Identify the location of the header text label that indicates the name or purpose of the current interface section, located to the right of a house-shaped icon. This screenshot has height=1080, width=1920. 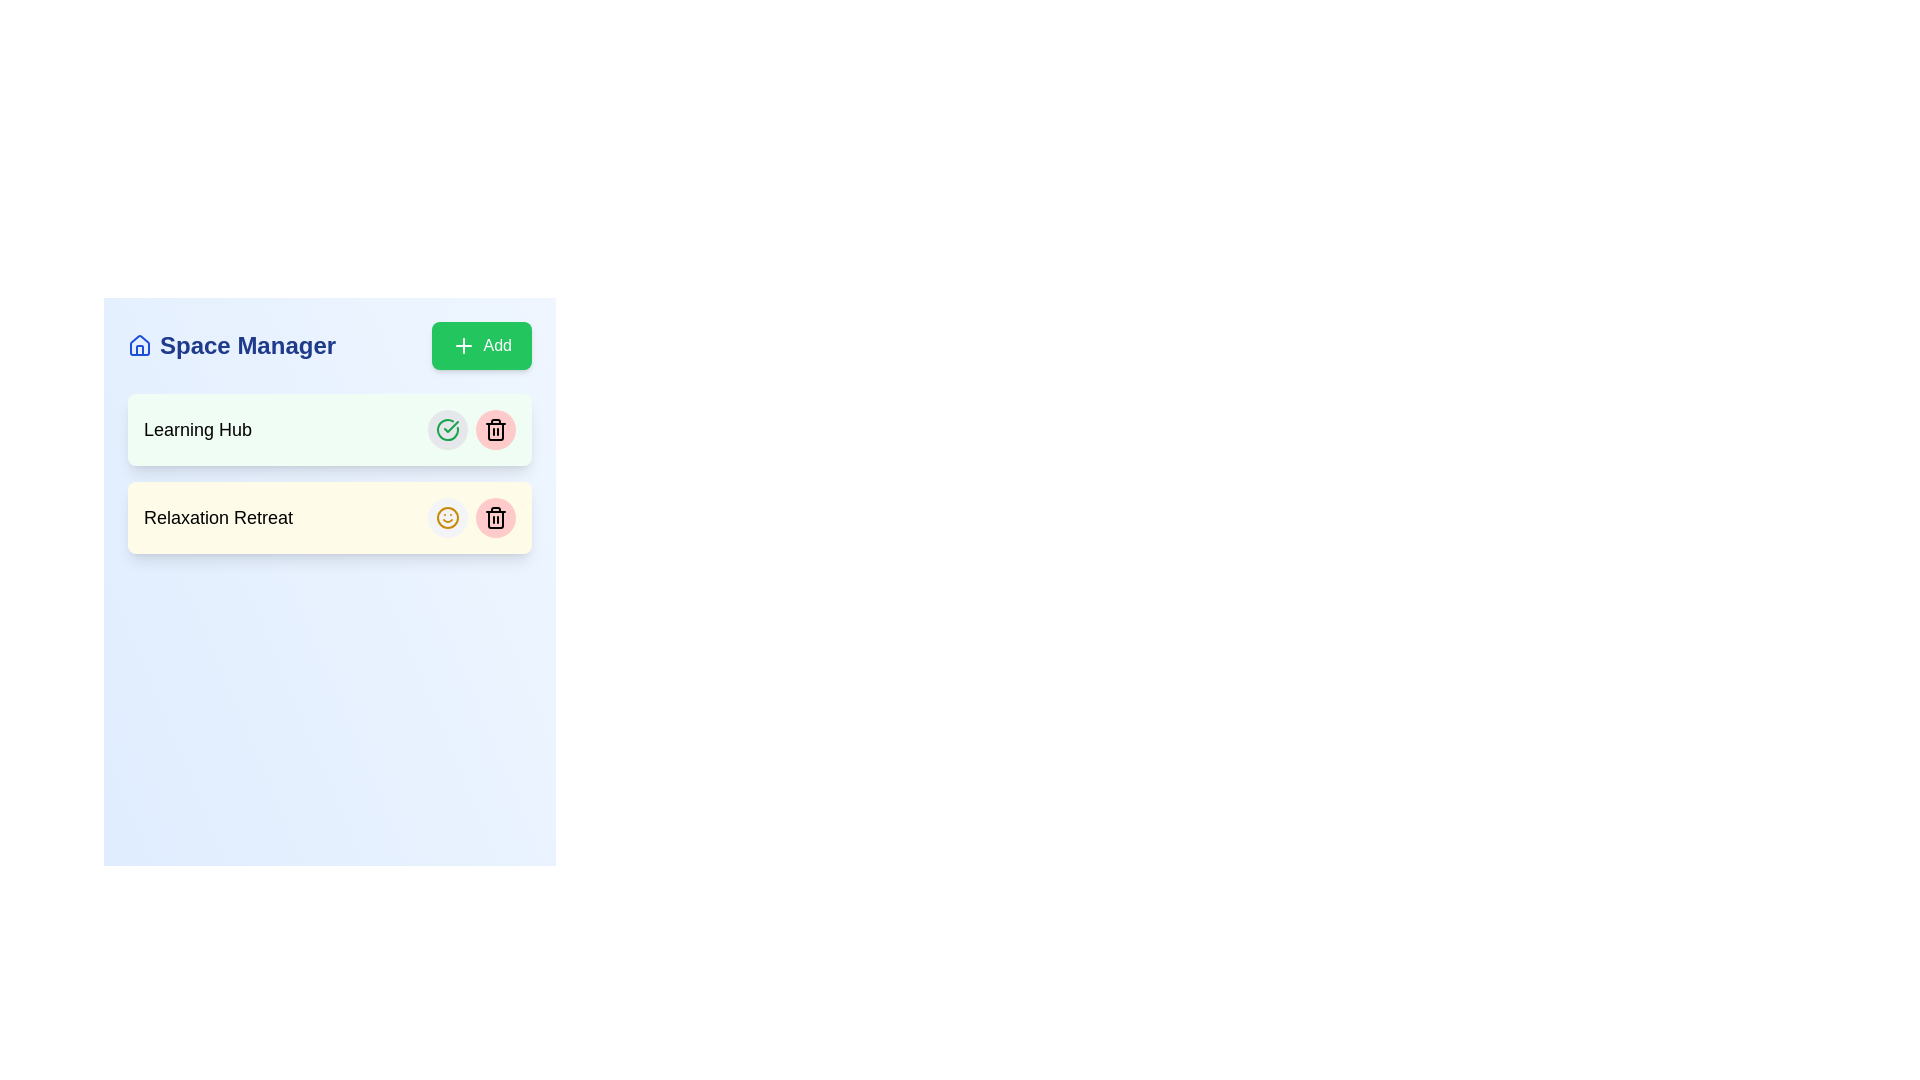
(247, 345).